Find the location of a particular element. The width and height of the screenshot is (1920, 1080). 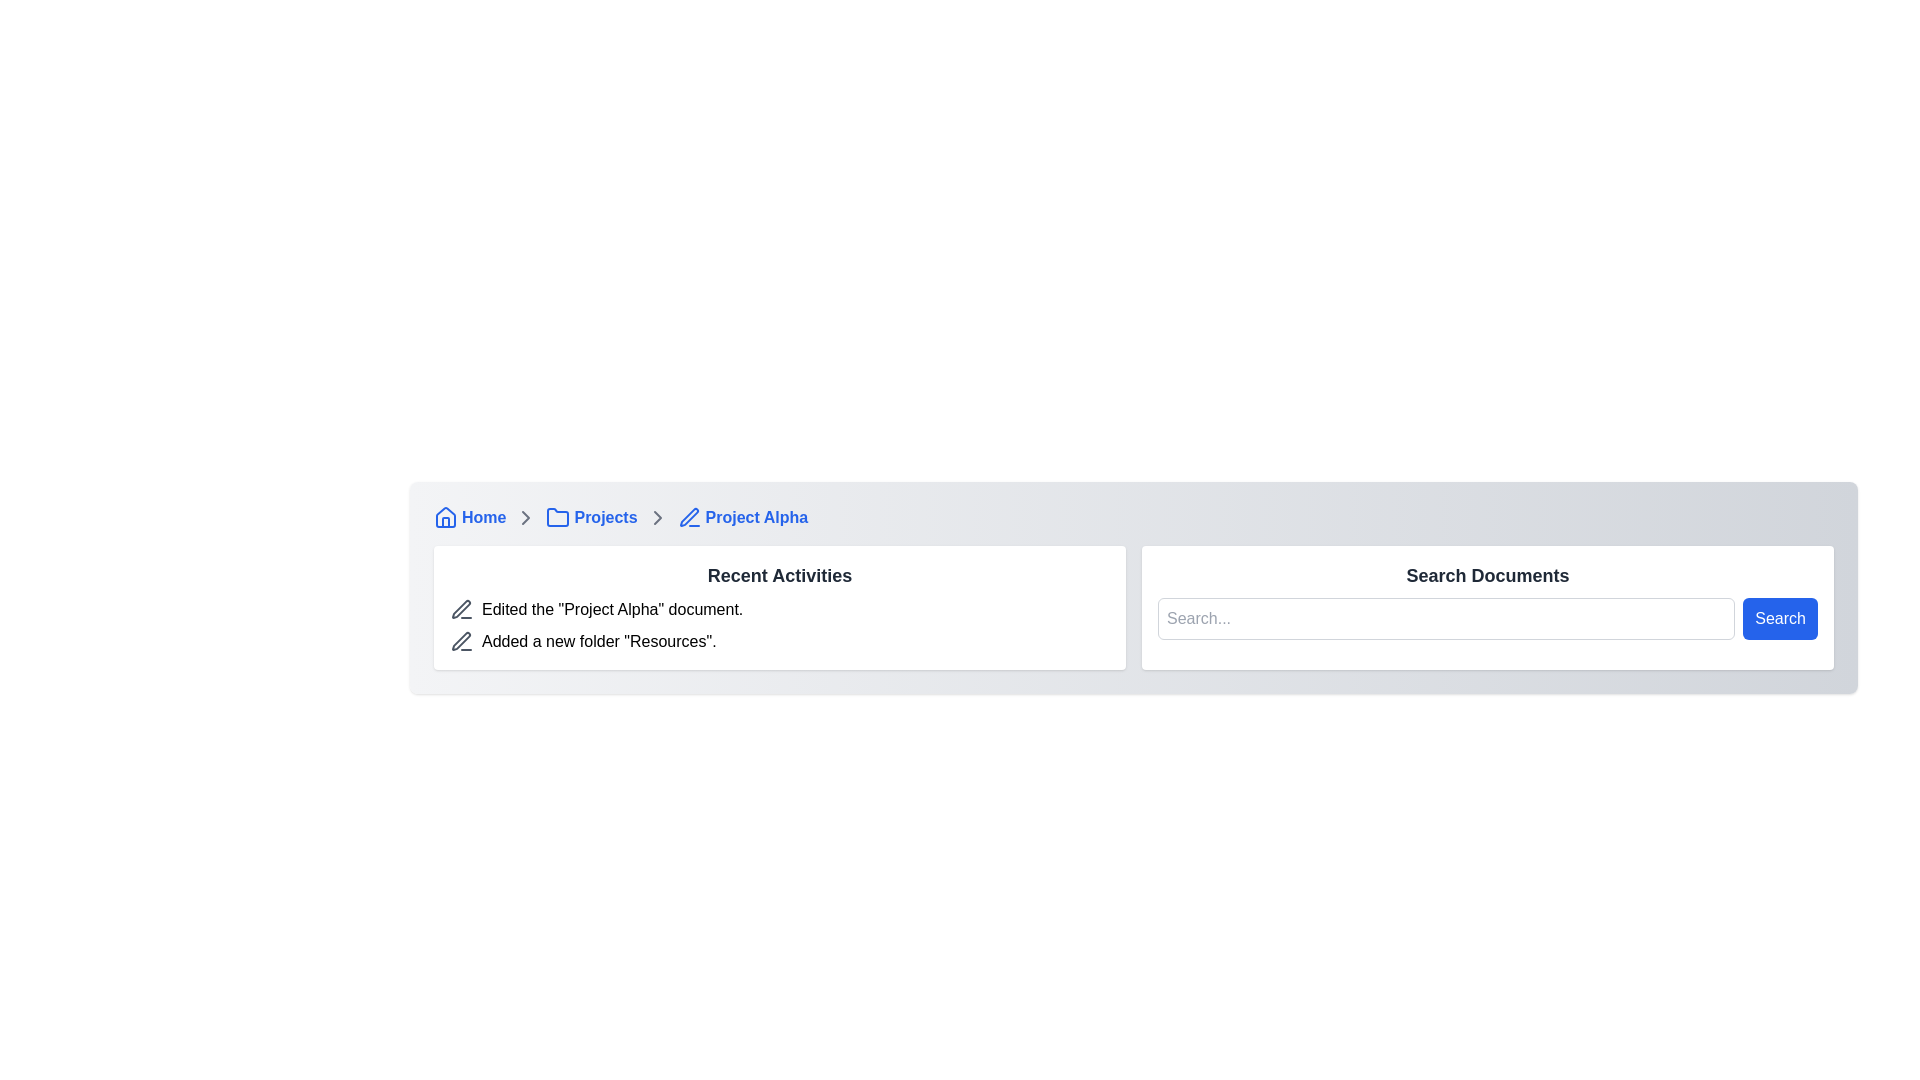

the interactive hyperlink labeled 'Home', which features a blue house icon and is positioned at the top left of the interface as the first item in a breadcrumb navigation is located at coordinates (469, 516).